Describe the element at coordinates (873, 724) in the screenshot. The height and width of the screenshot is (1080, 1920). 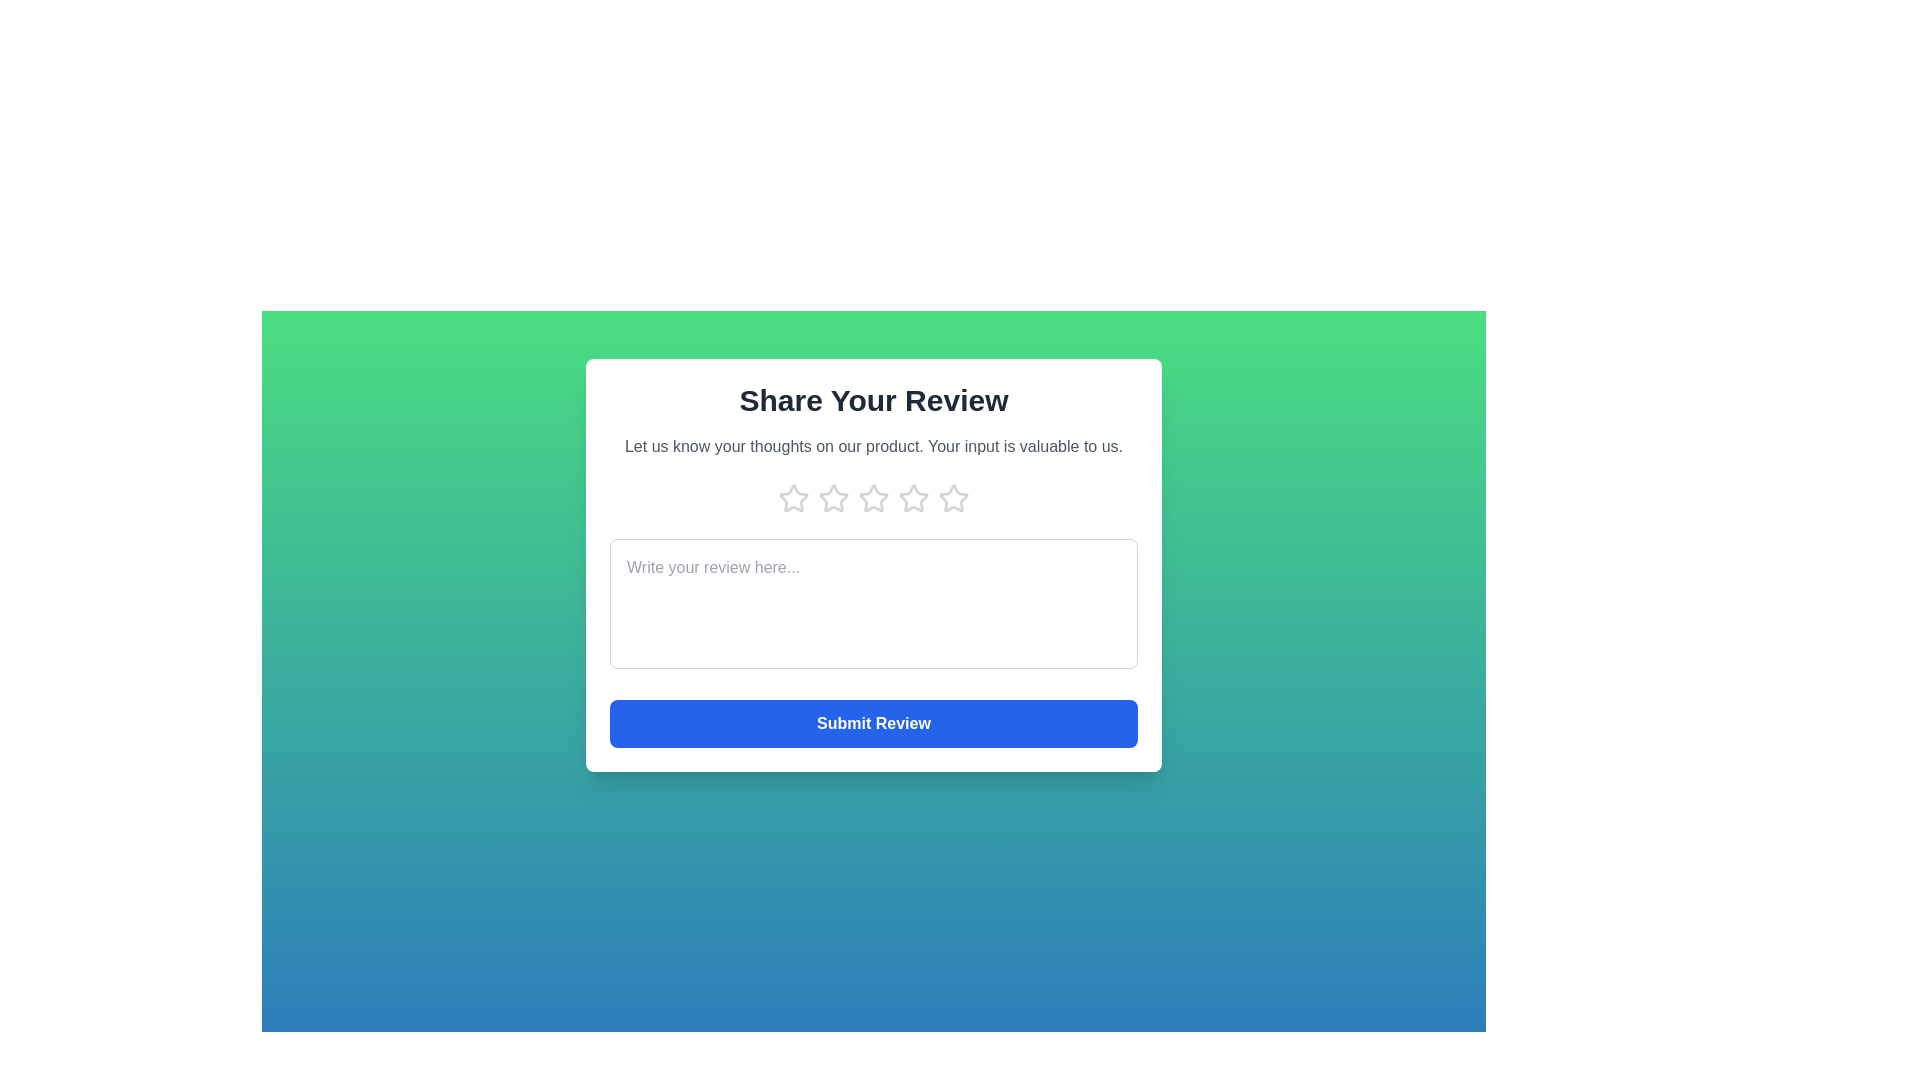
I see `the 'Submit Review' button to submit the review` at that location.